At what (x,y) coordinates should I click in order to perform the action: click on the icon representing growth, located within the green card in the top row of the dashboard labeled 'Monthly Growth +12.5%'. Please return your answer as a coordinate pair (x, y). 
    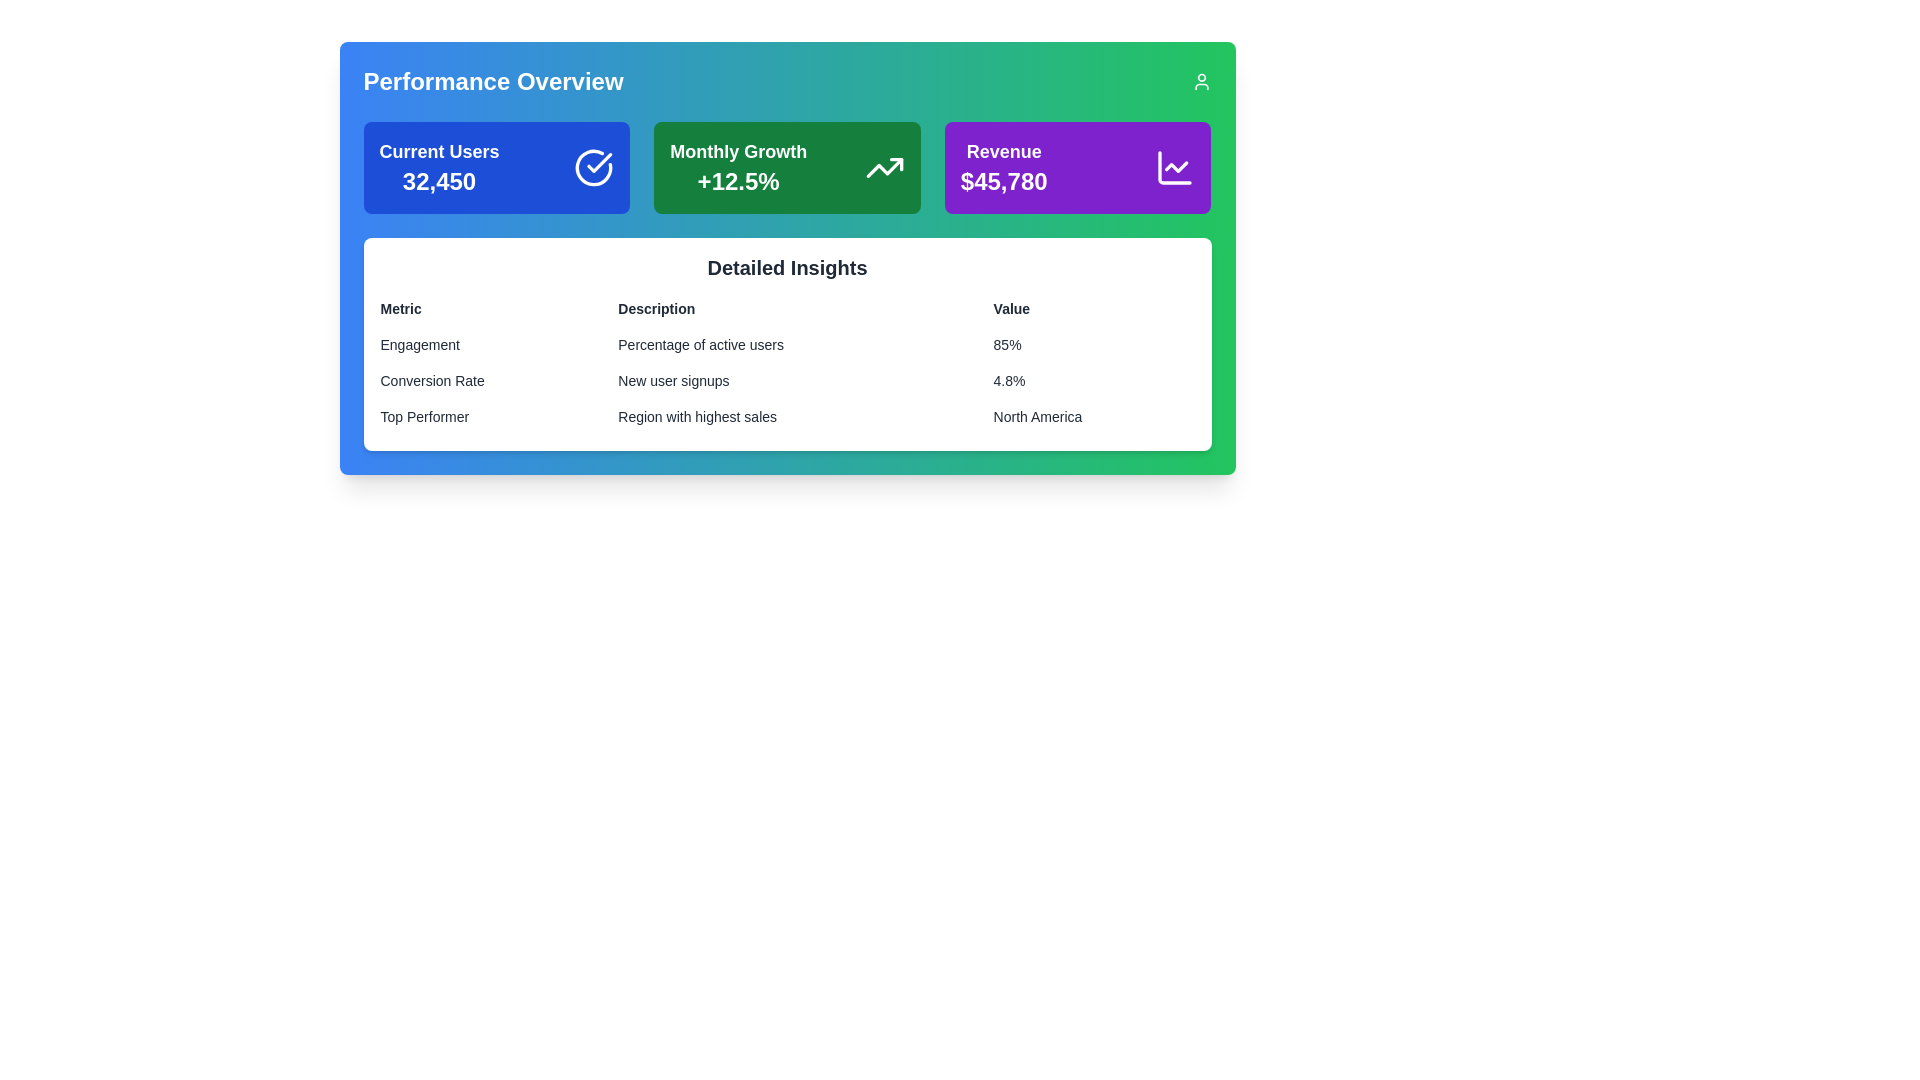
    Looking at the image, I should click on (883, 167).